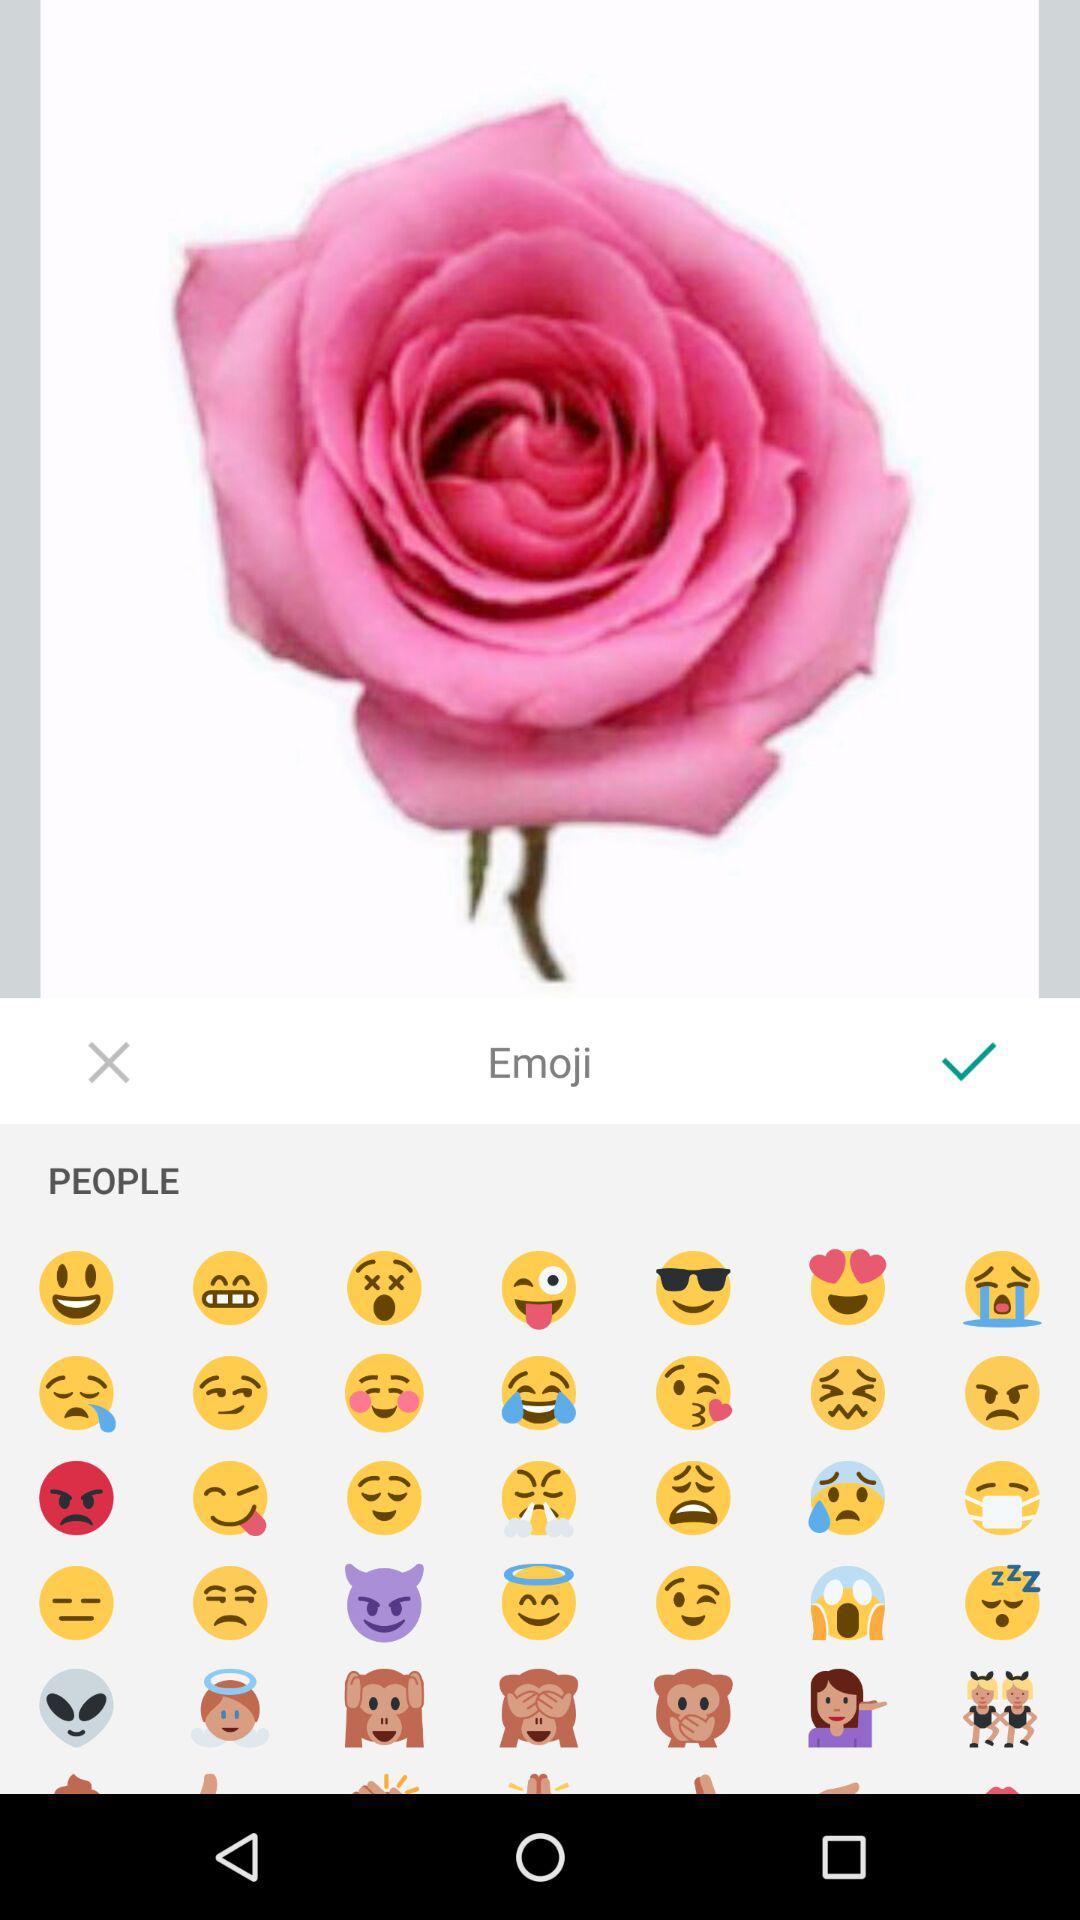 This screenshot has width=1080, height=1920. I want to click on an emoji, so click(538, 1288).